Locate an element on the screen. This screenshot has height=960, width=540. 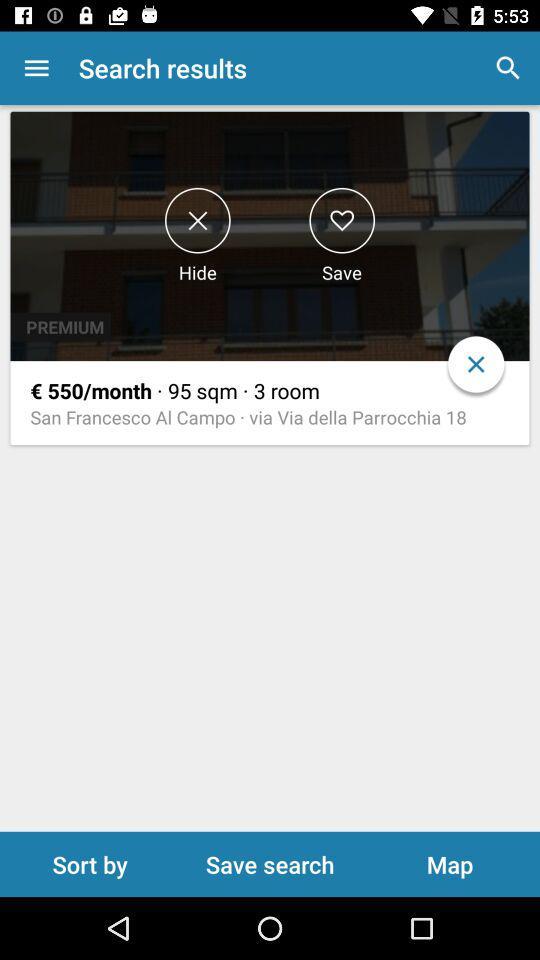
hide the current image from a search is located at coordinates (197, 220).